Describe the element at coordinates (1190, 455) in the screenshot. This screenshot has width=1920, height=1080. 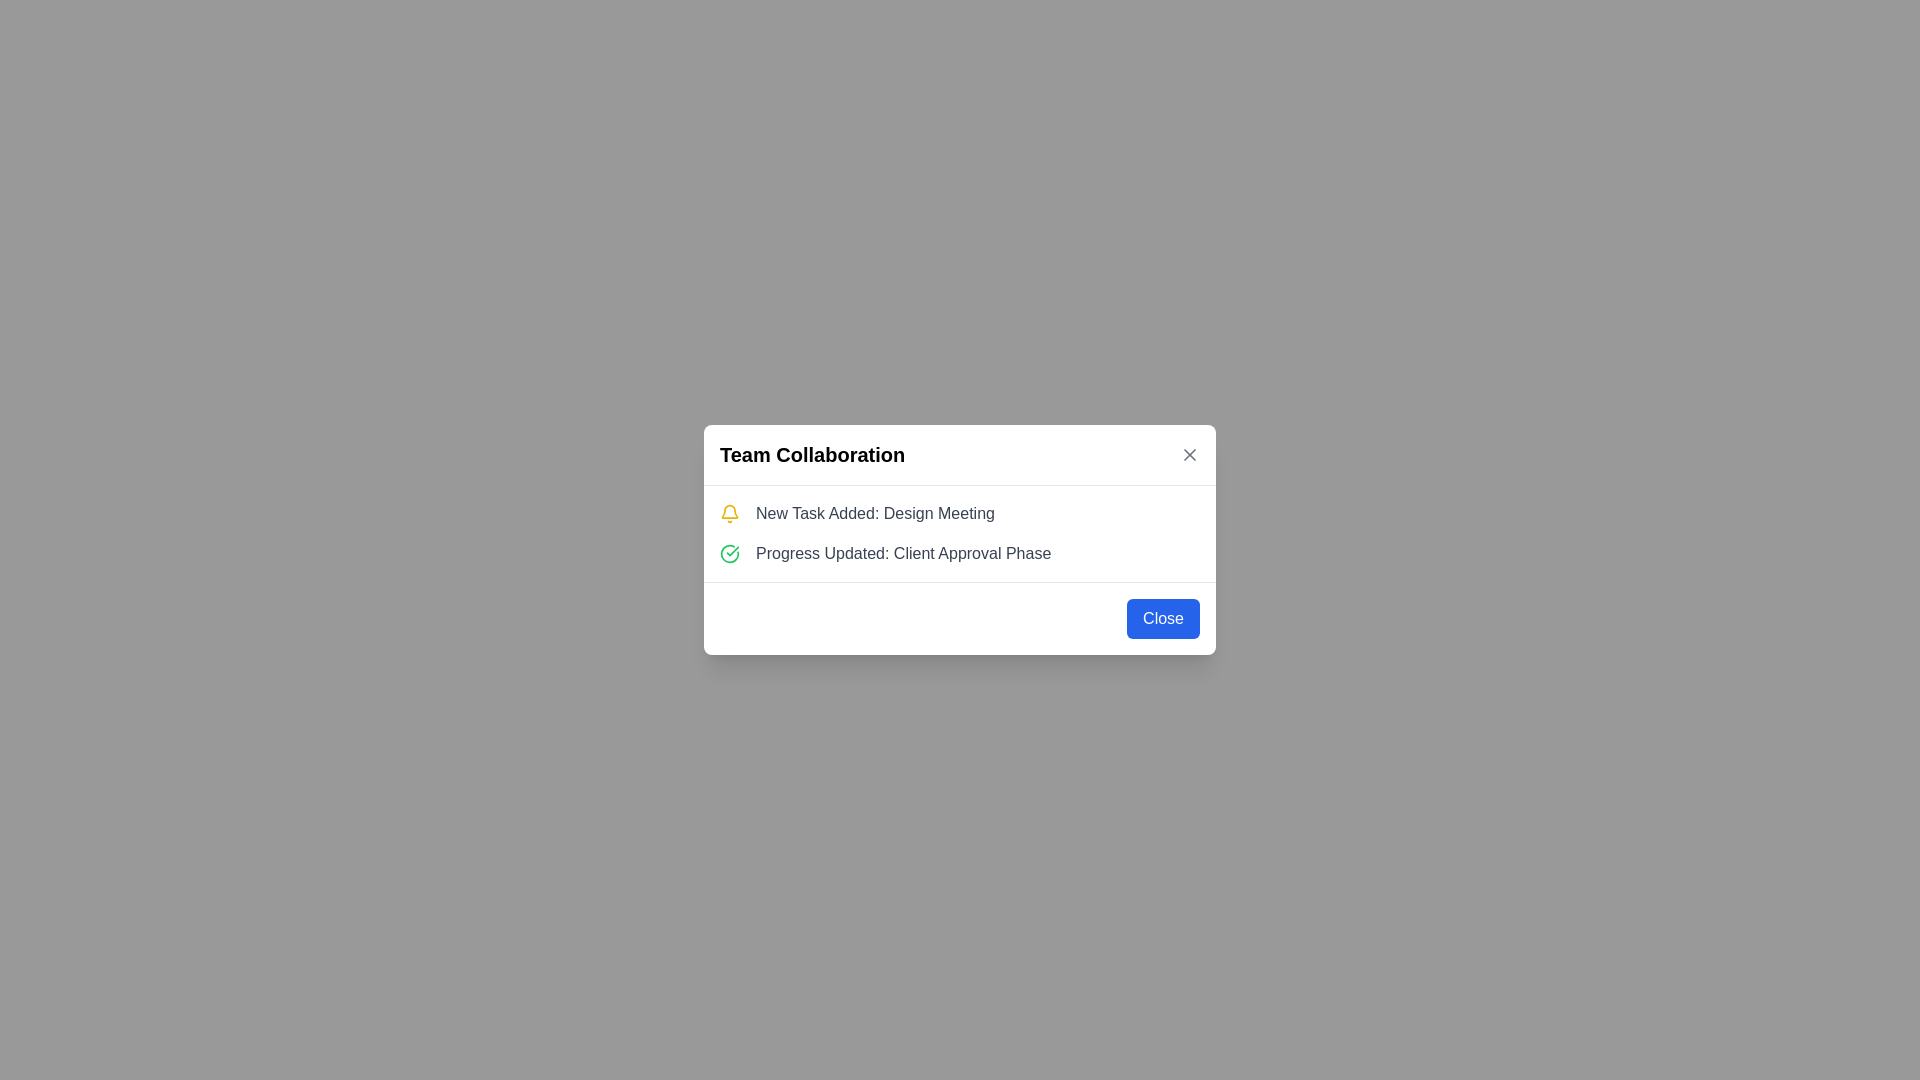
I see `the small close button icon with an 'X' in the middle` at that location.